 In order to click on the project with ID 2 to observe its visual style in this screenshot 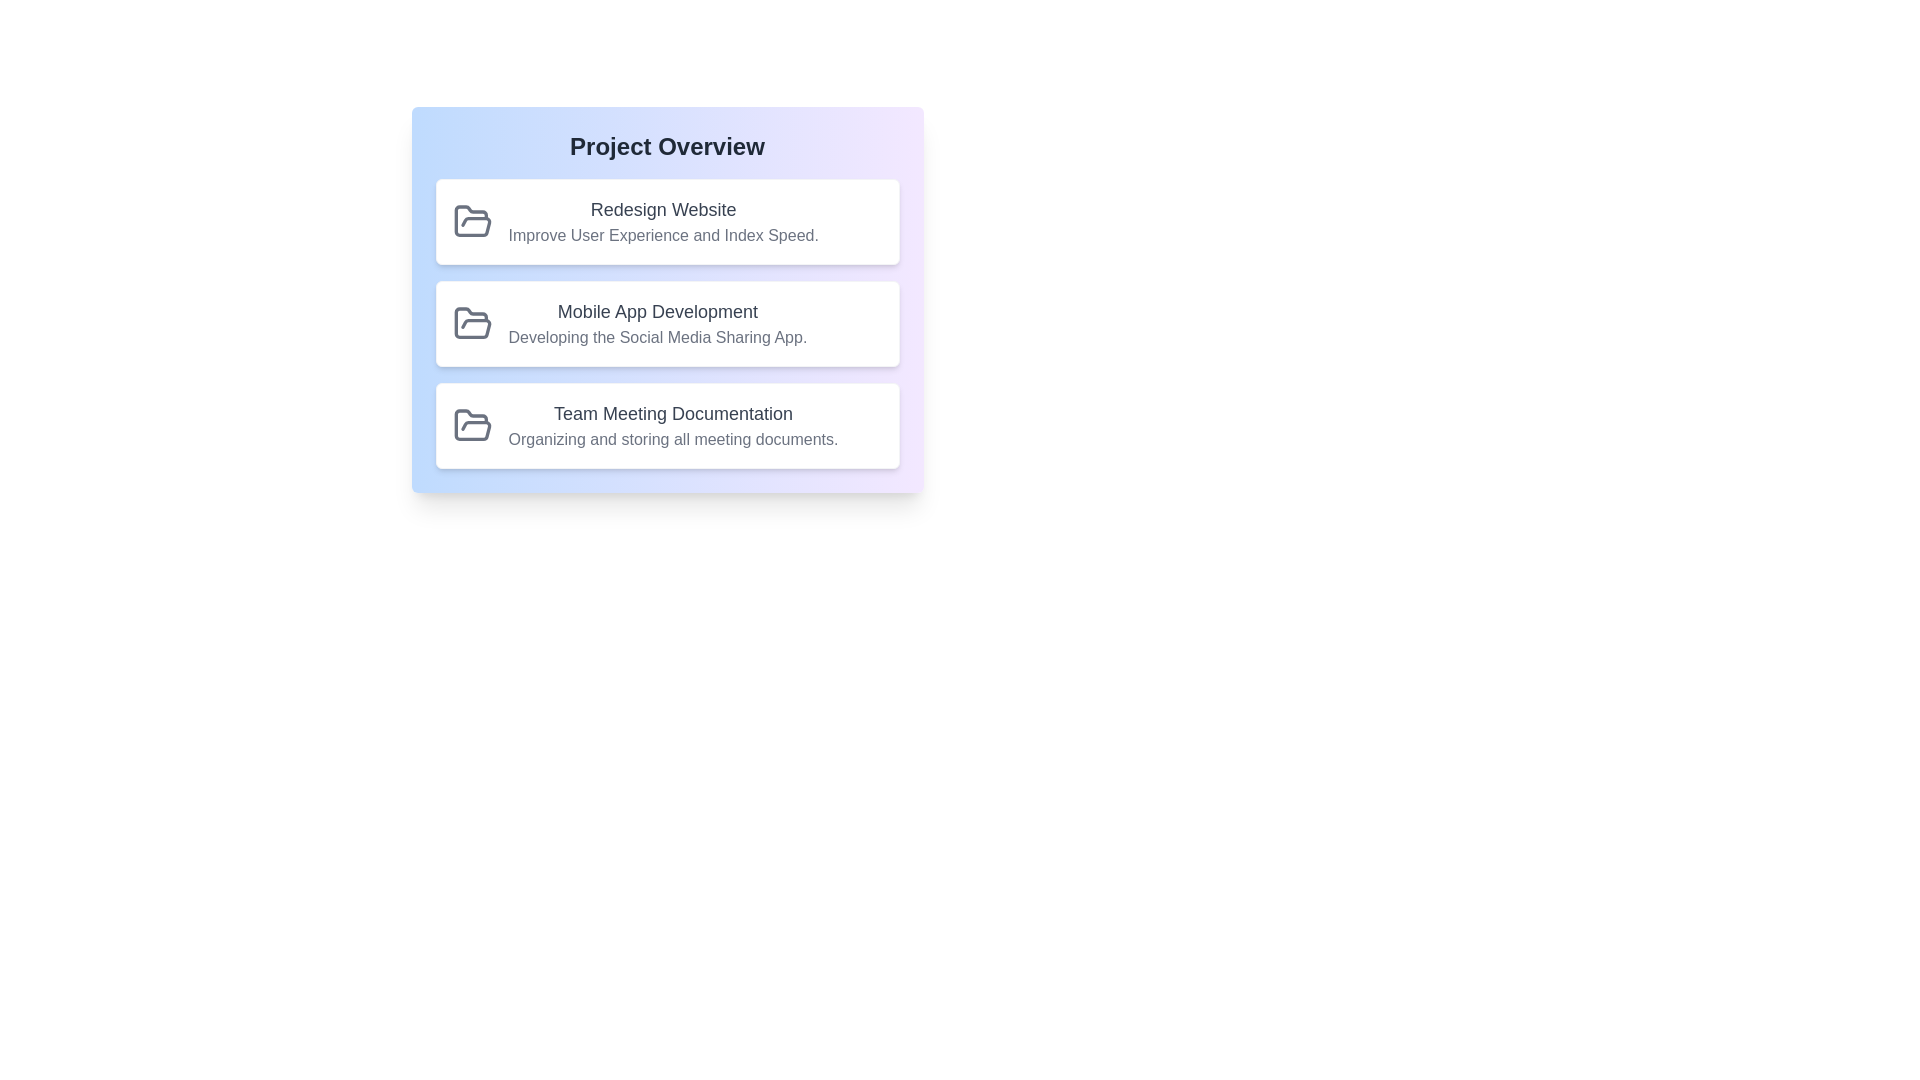, I will do `click(667, 323)`.